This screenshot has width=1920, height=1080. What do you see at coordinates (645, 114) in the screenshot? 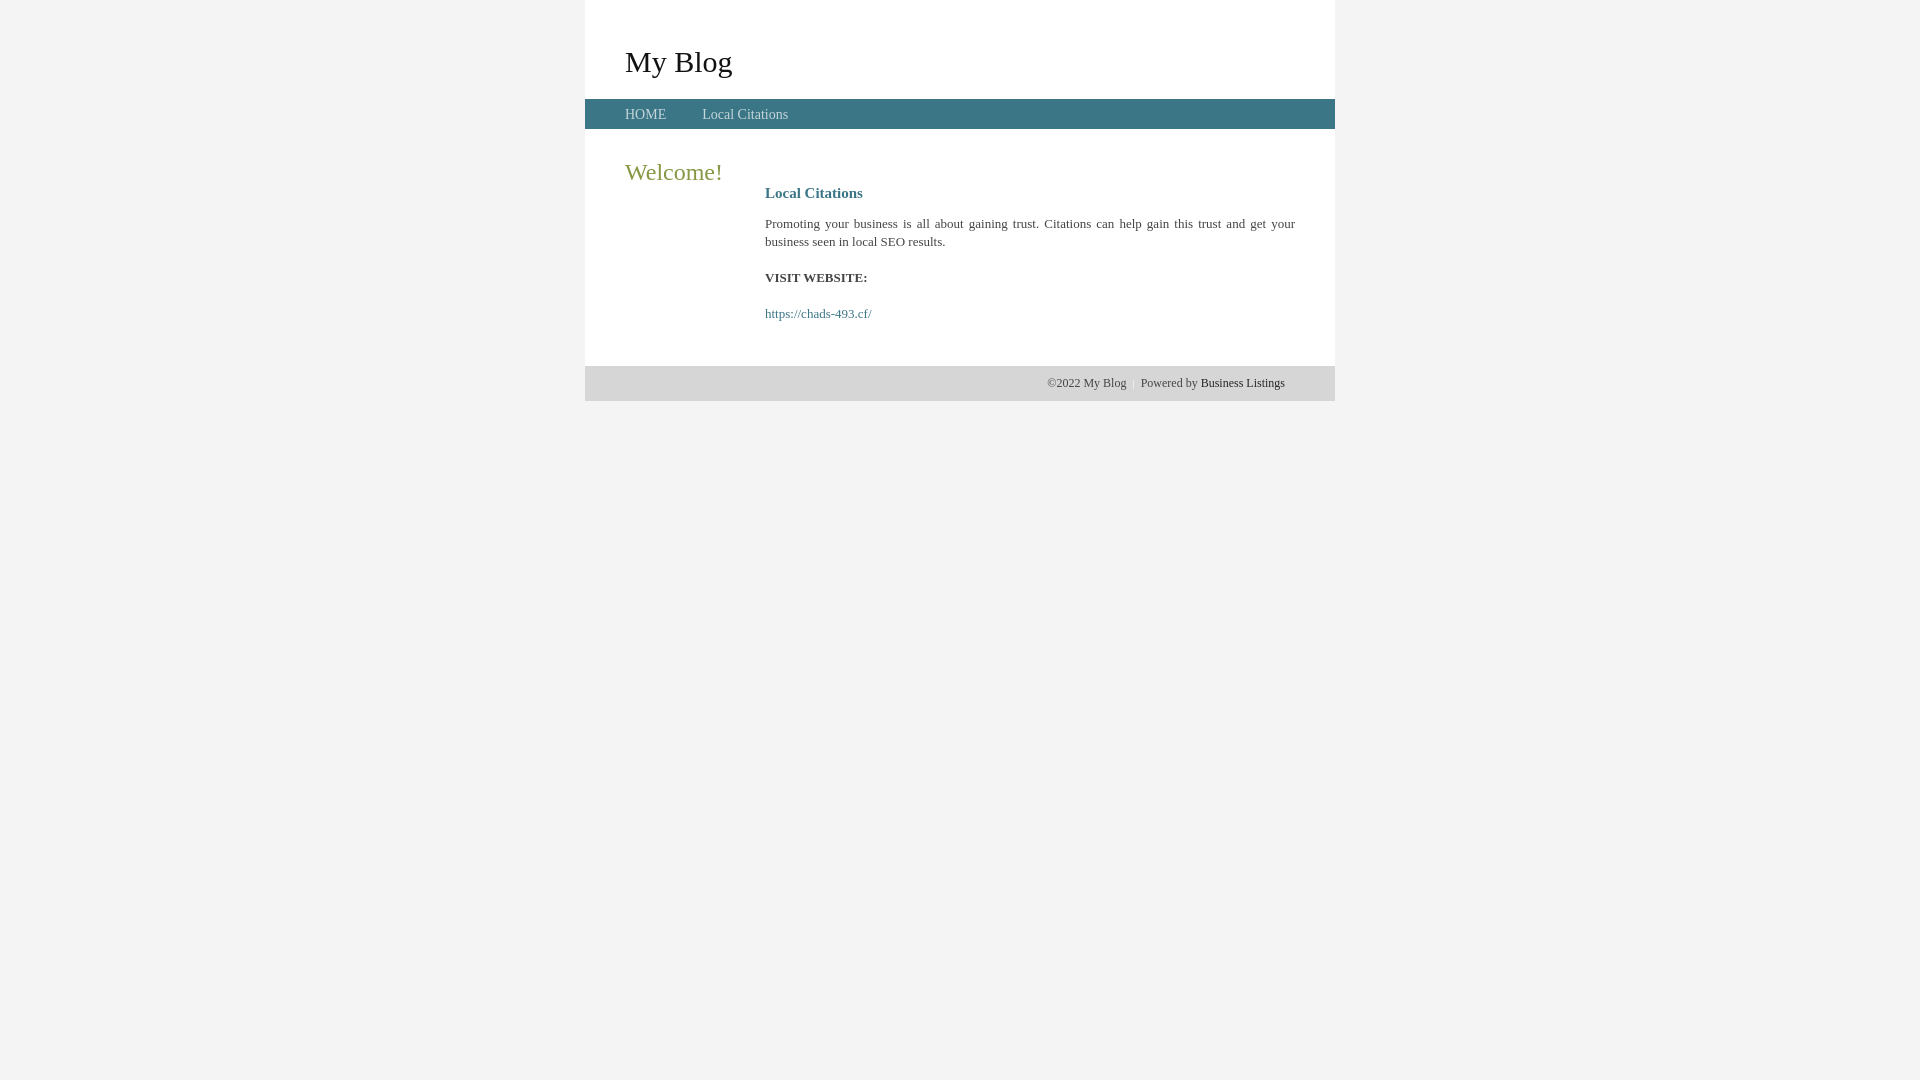
I see `'HOME'` at bounding box center [645, 114].